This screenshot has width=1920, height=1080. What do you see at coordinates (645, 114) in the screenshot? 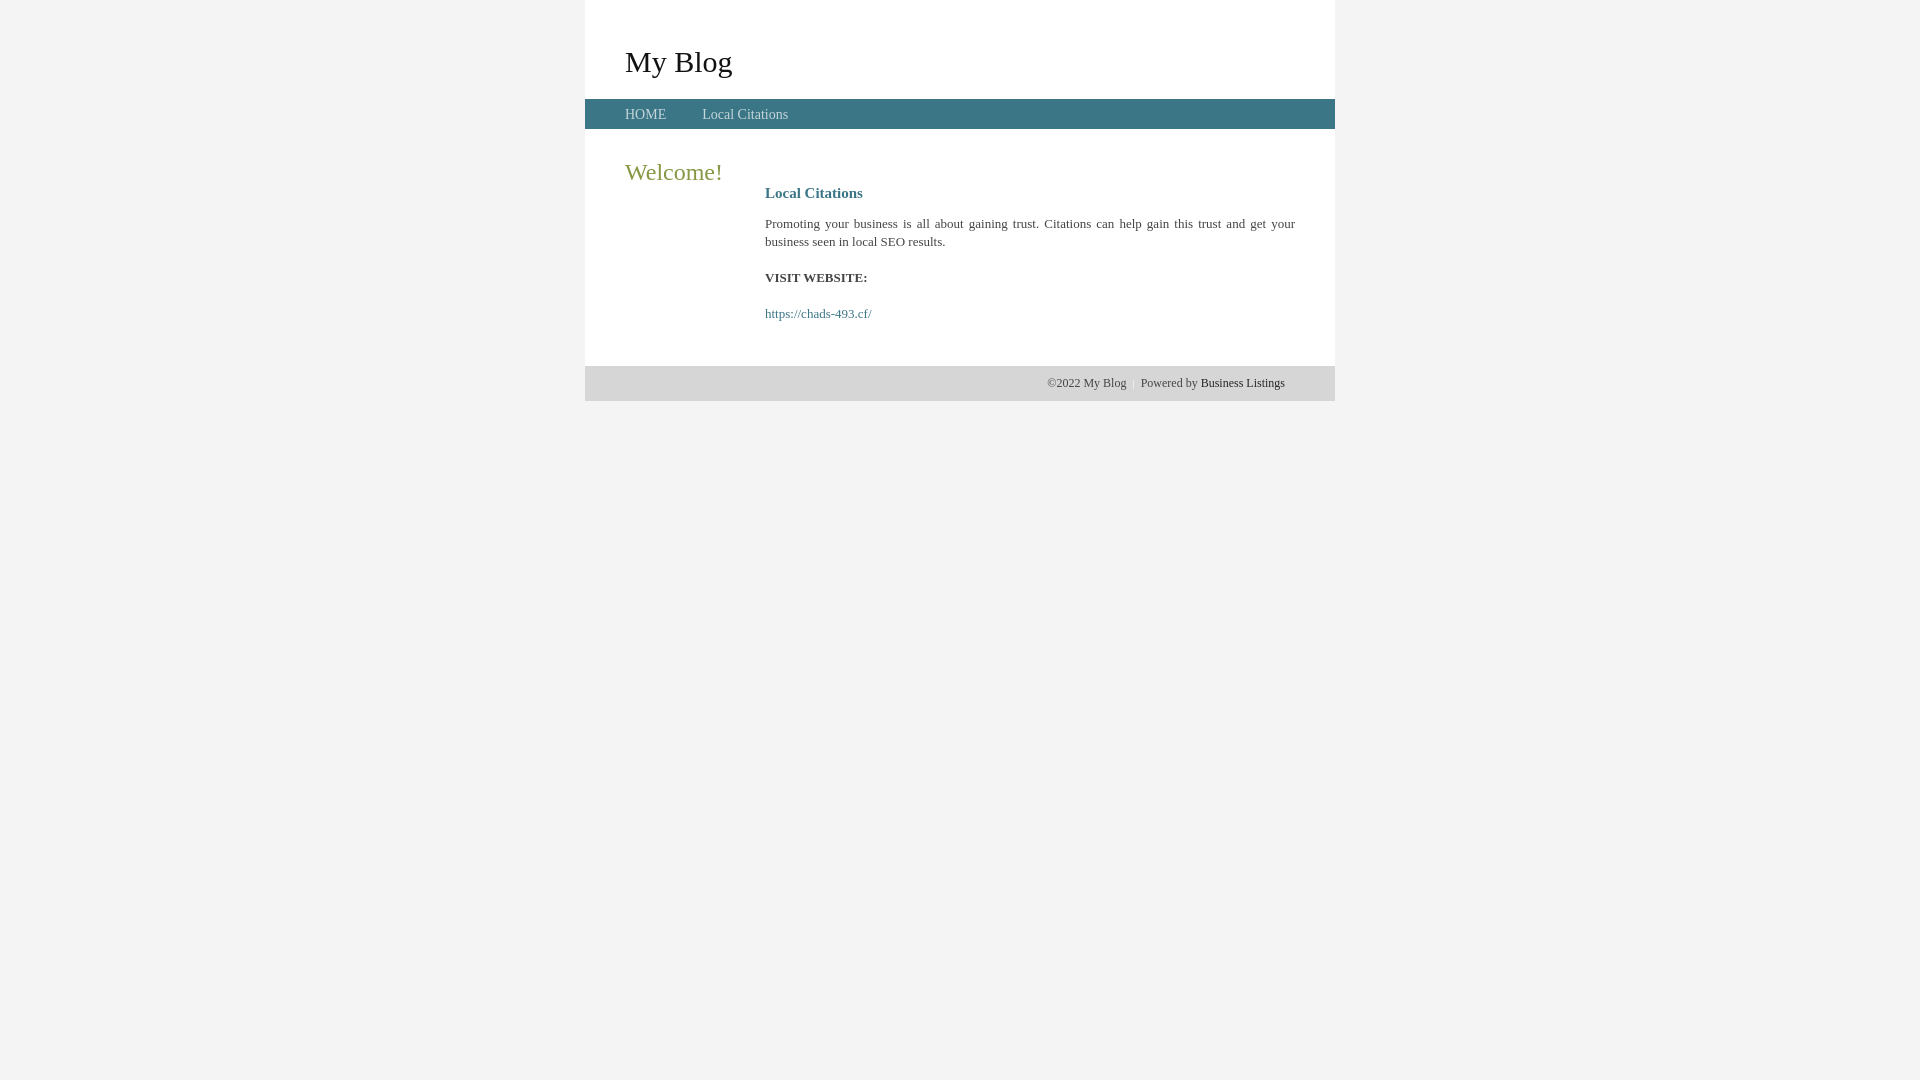
I see `'HOME'` at bounding box center [645, 114].